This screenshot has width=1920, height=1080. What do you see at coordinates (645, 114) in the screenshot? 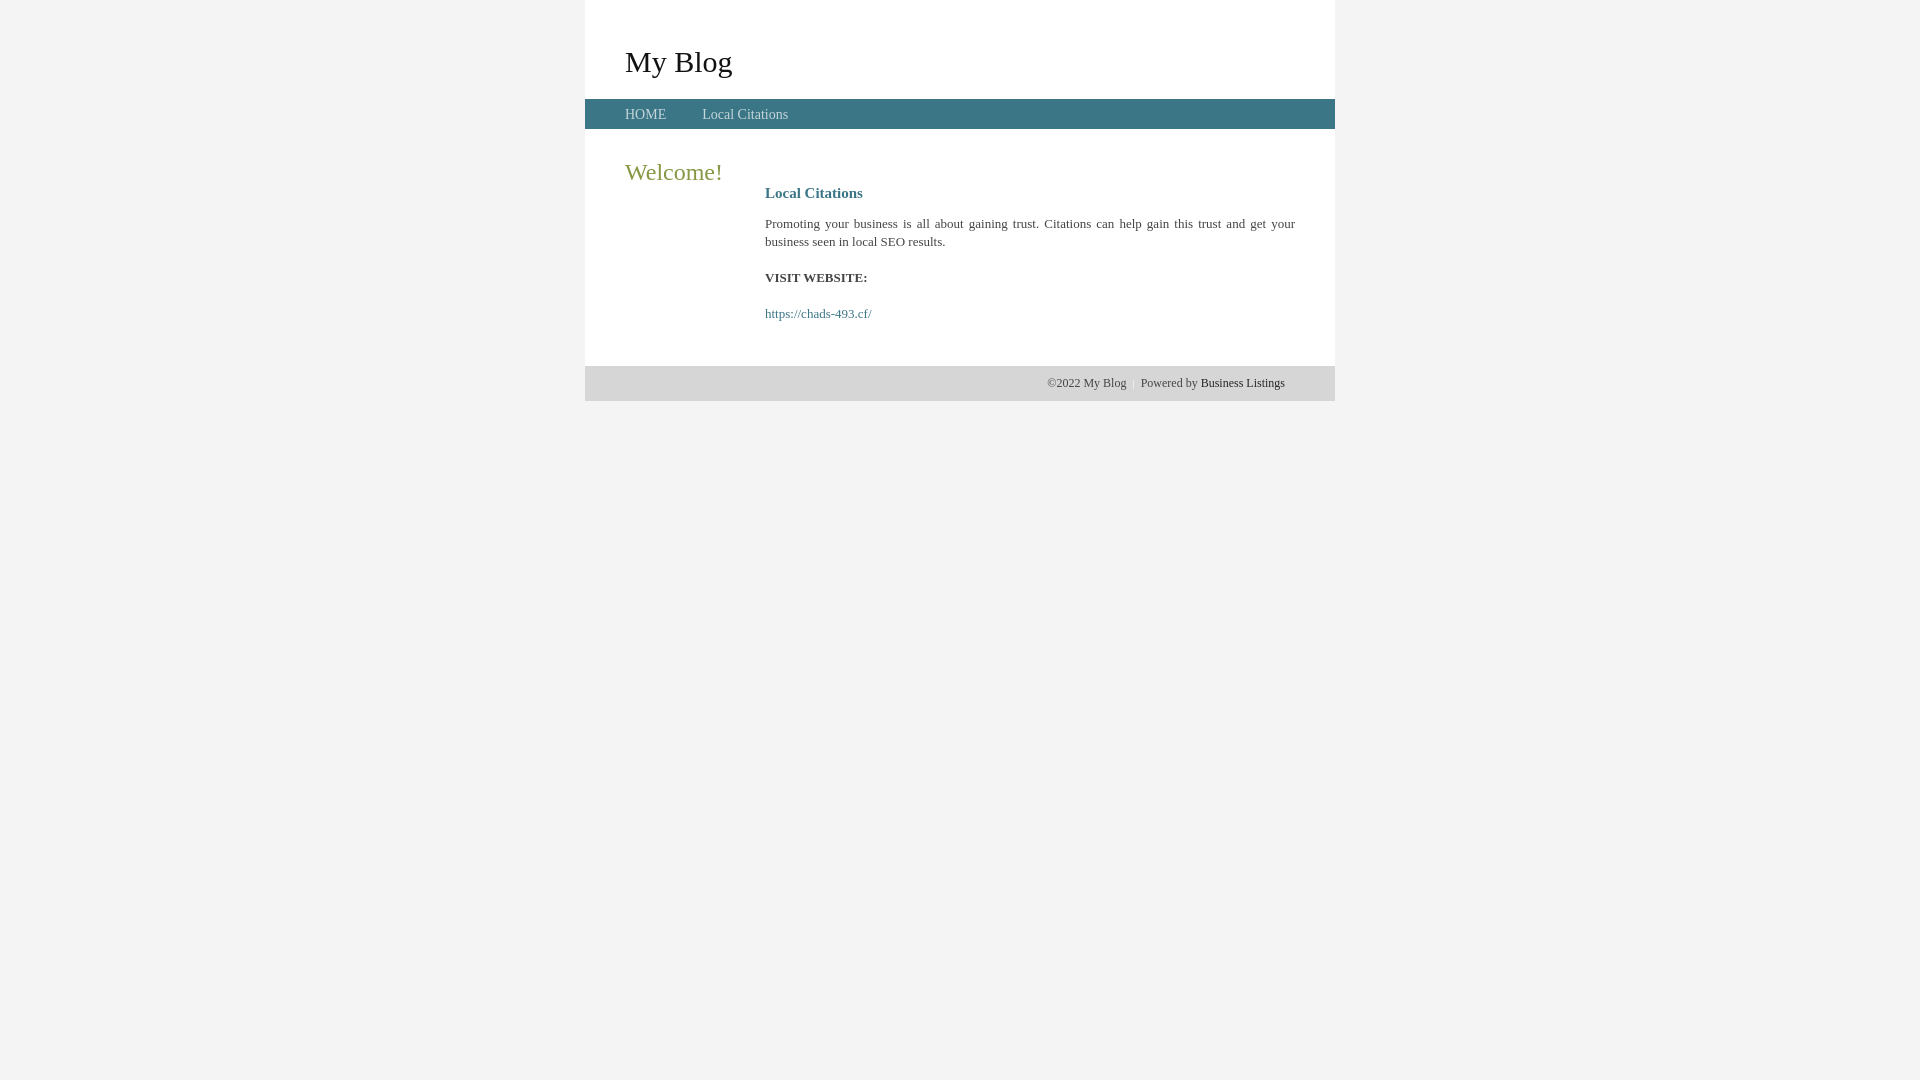
I see `'HOME'` at bounding box center [645, 114].